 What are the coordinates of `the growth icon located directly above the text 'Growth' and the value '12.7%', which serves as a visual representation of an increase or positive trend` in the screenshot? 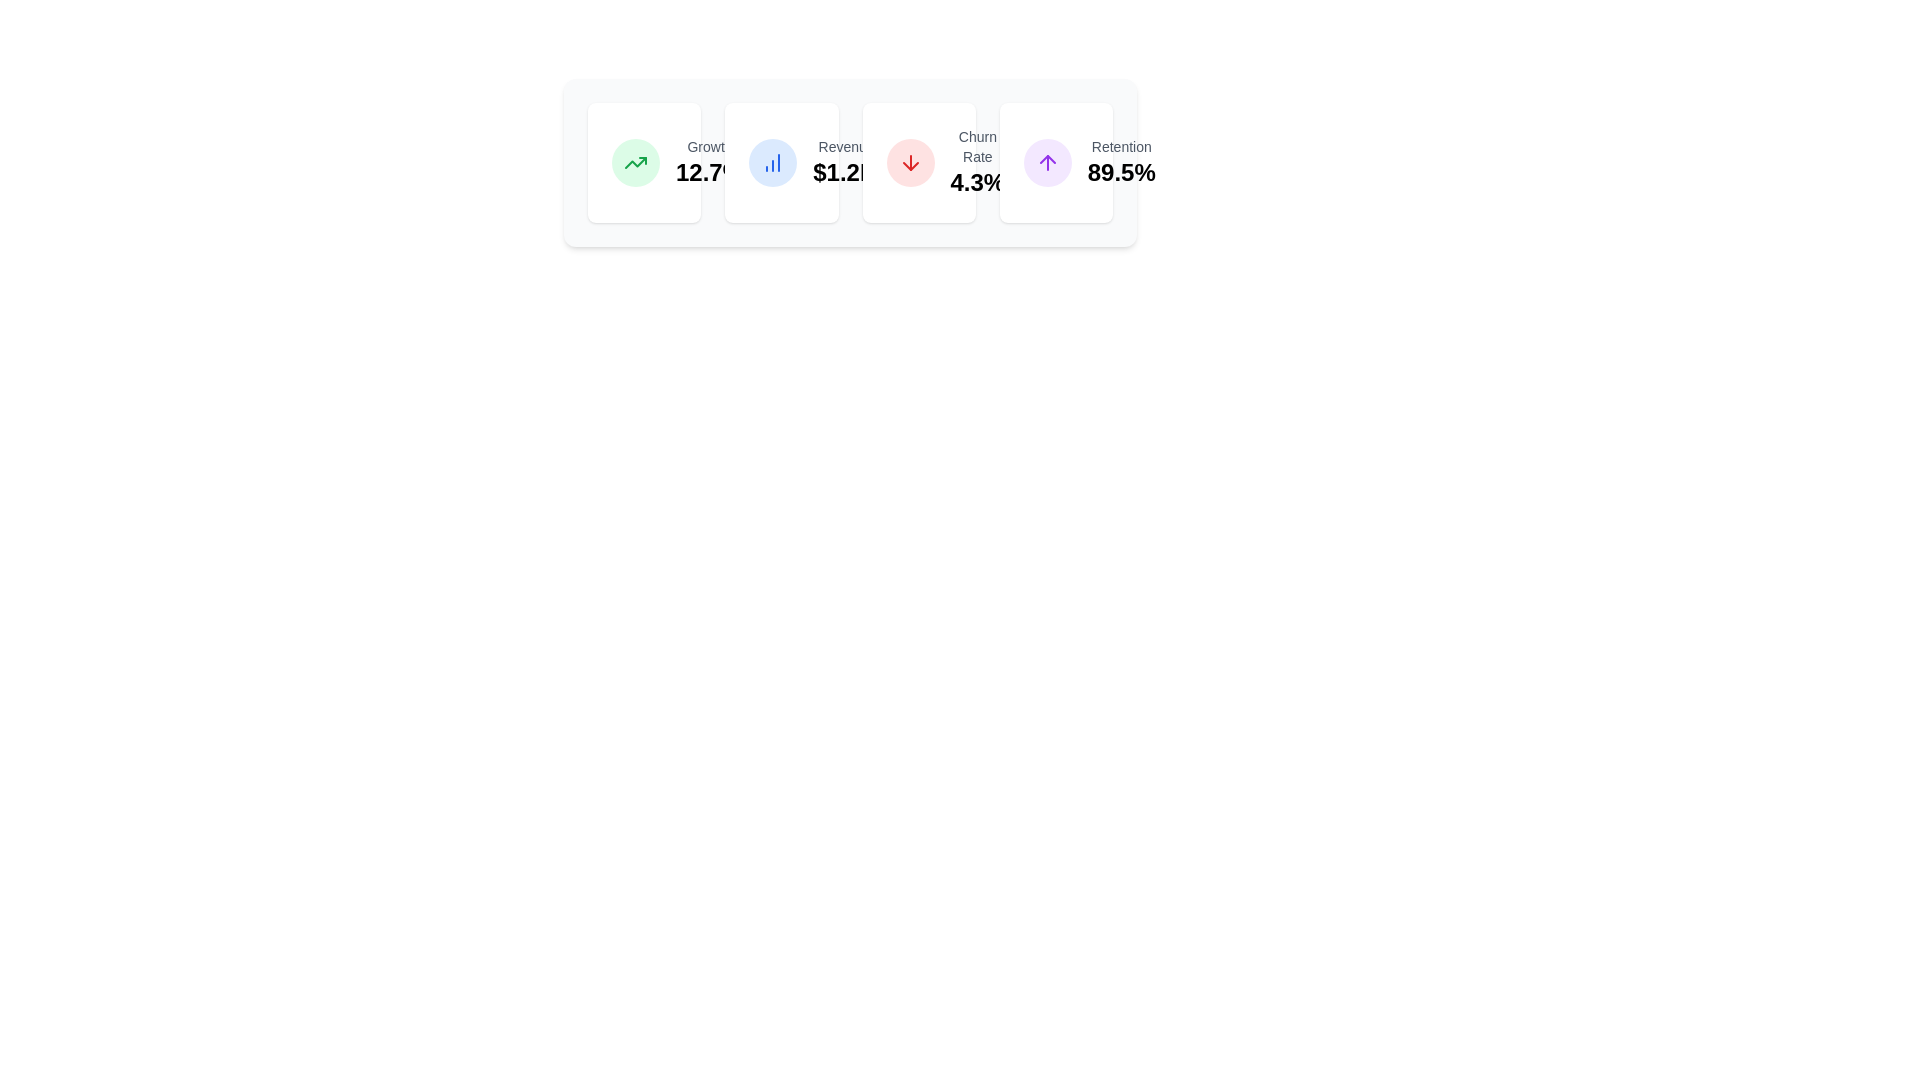 It's located at (634, 161).